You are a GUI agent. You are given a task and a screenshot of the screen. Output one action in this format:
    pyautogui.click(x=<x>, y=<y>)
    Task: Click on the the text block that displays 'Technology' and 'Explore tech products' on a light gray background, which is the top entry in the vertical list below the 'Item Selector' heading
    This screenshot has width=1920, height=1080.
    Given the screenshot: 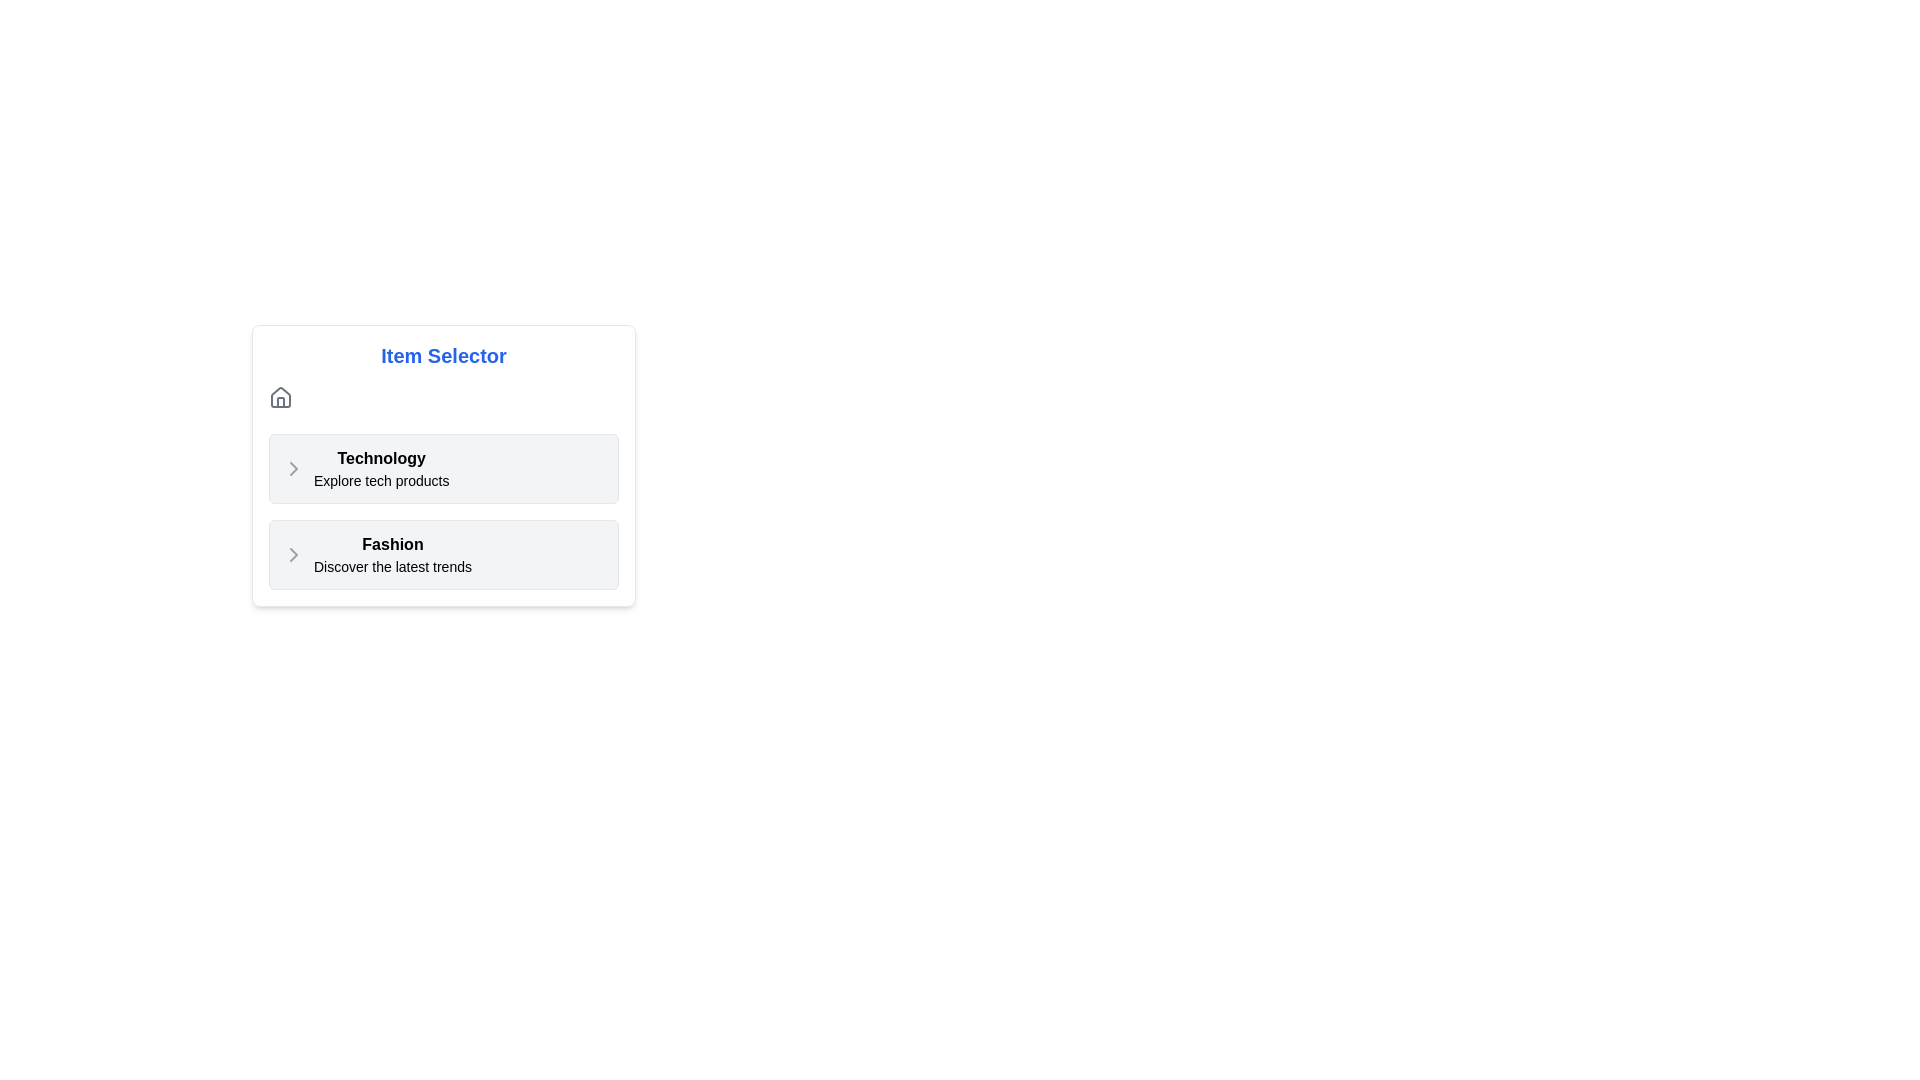 What is the action you would take?
    pyautogui.click(x=381, y=469)
    